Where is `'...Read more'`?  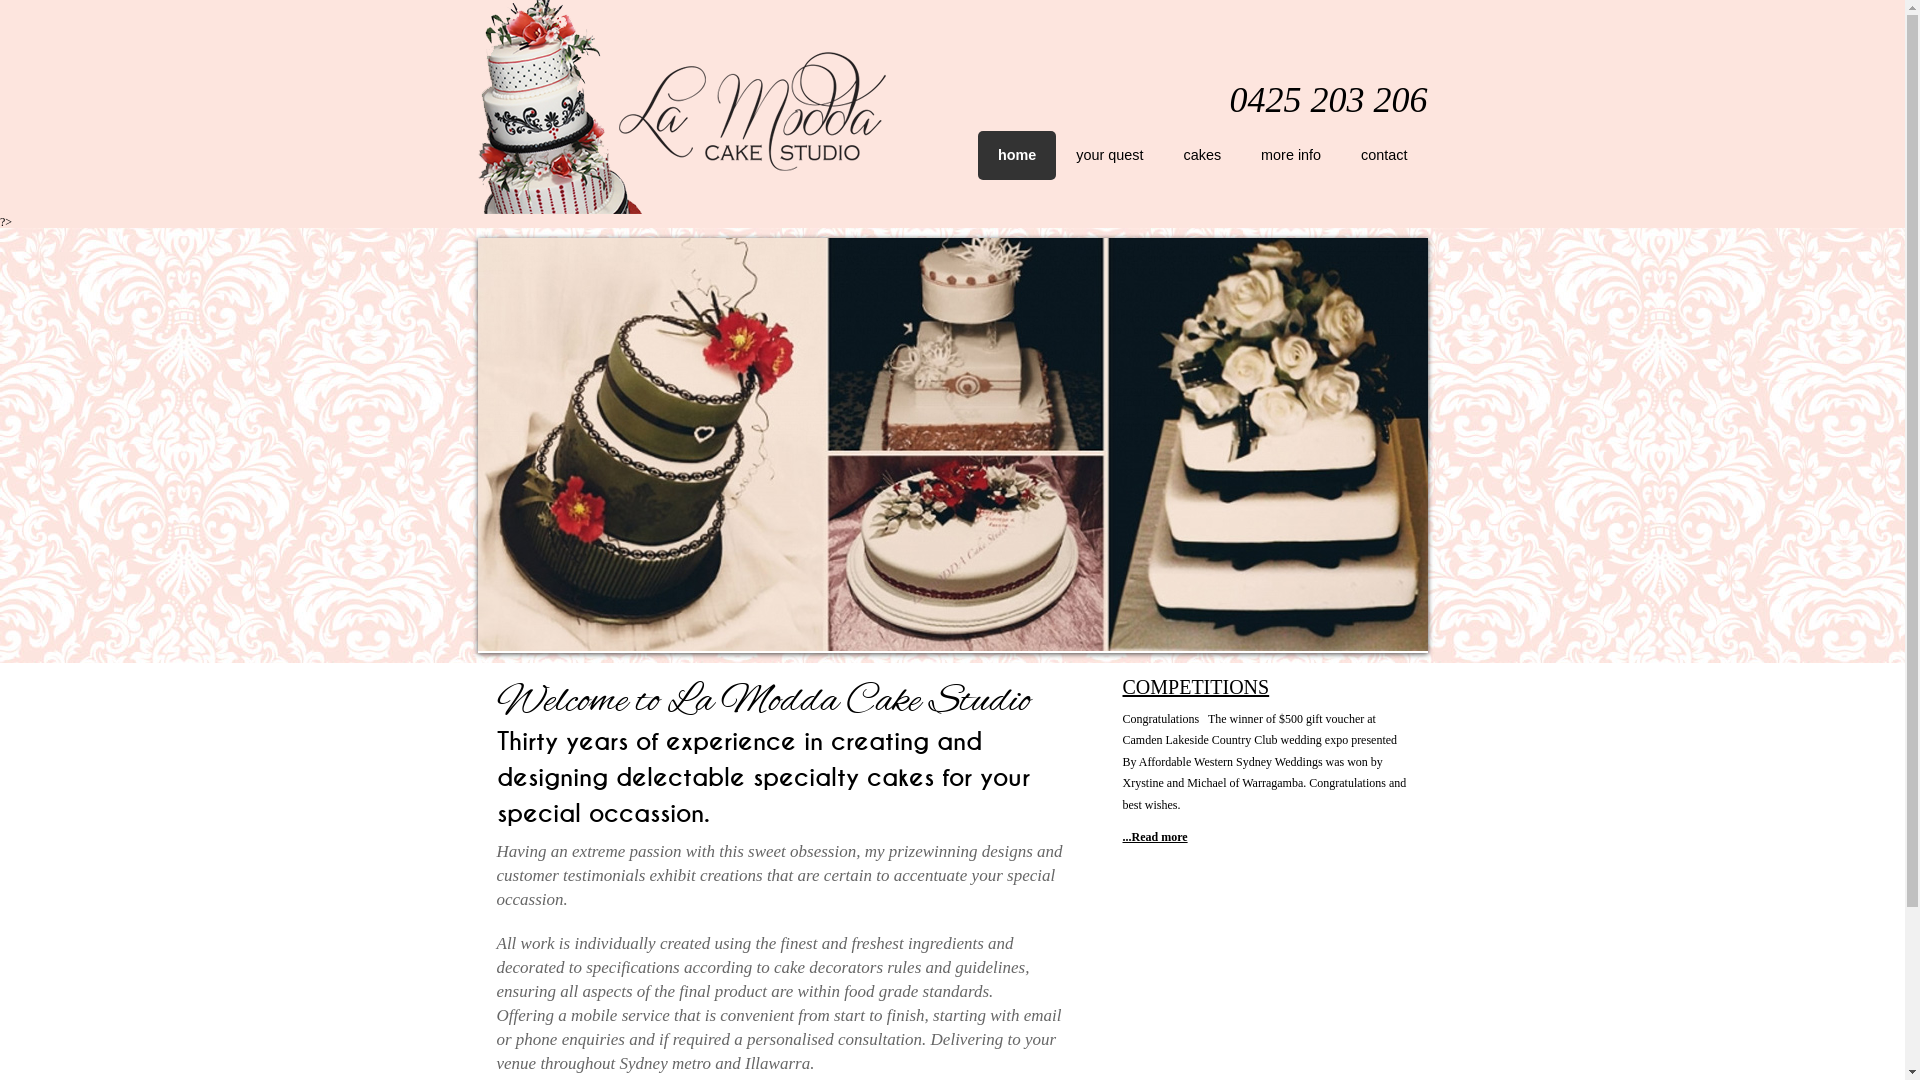
'...Read more' is located at coordinates (1122, 837).